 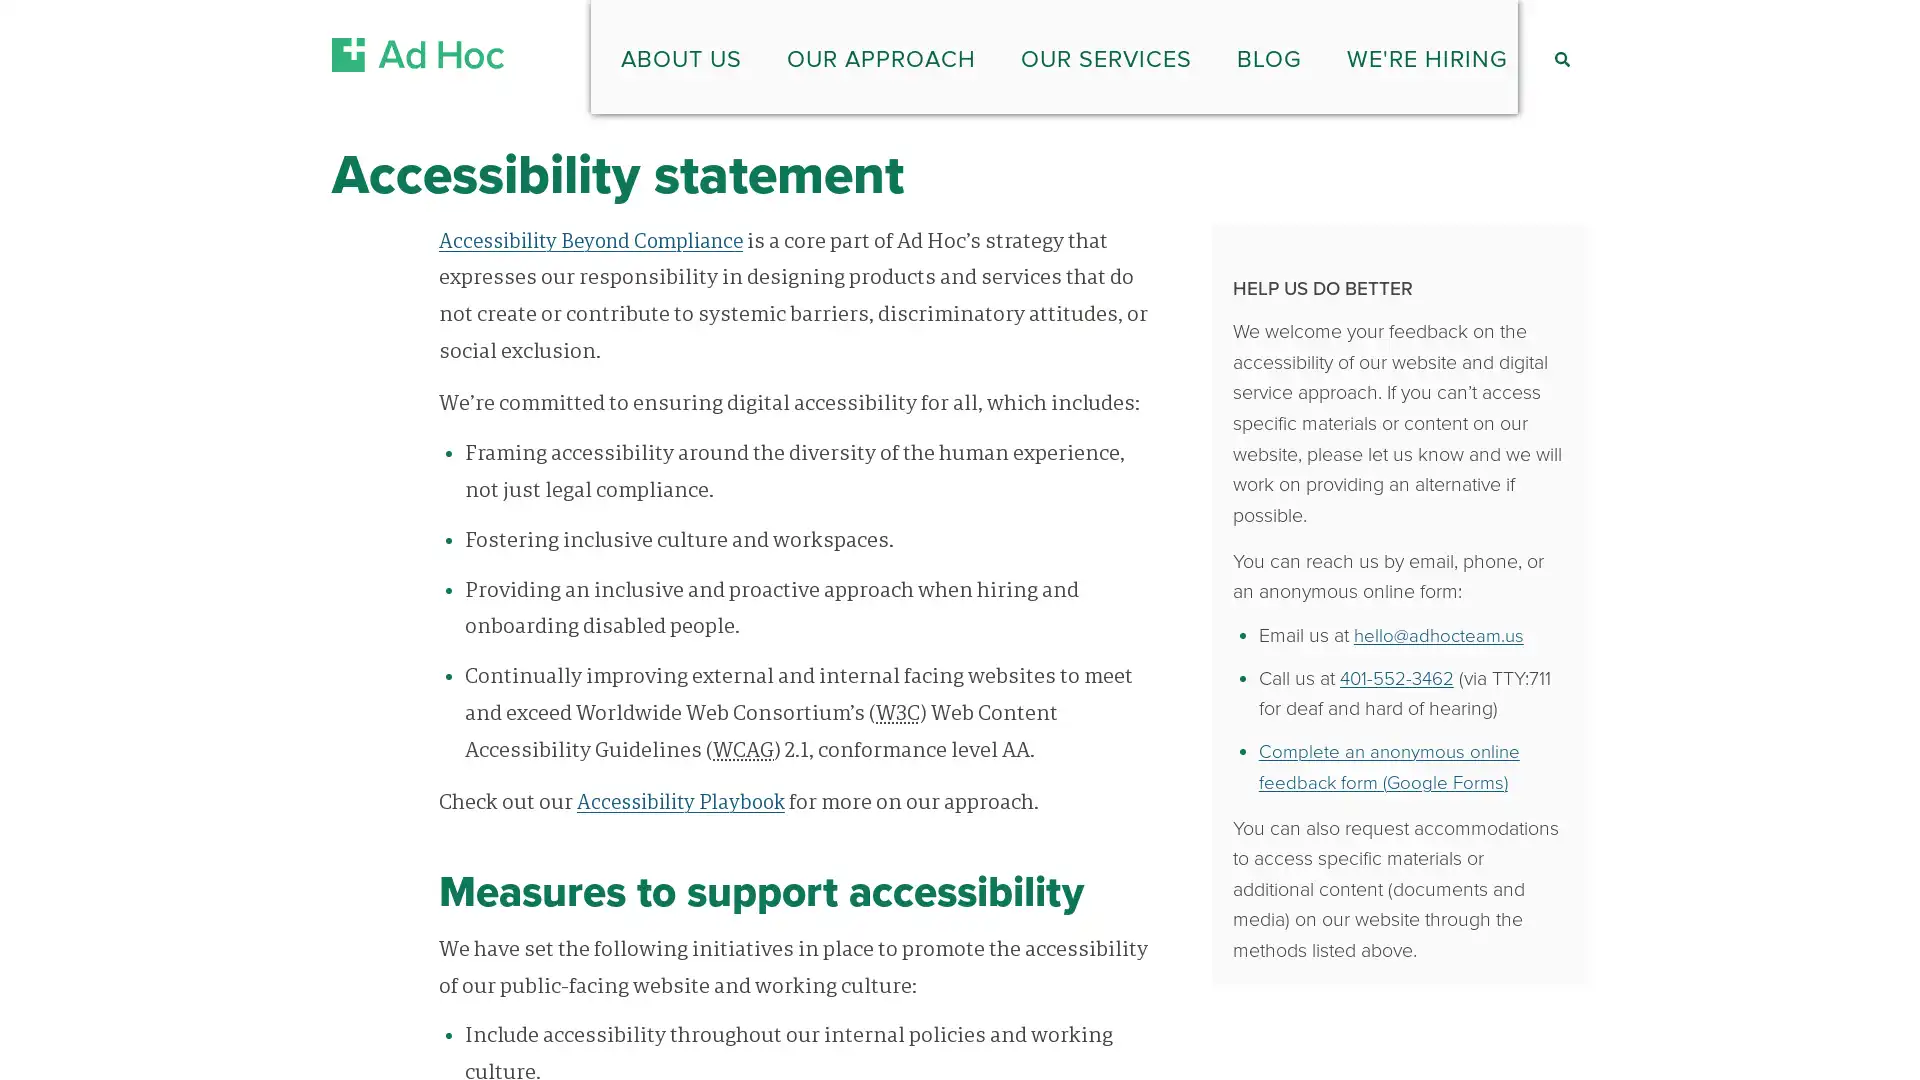 I want to click on Reveal Search Form, so click(x=1560, y=51).